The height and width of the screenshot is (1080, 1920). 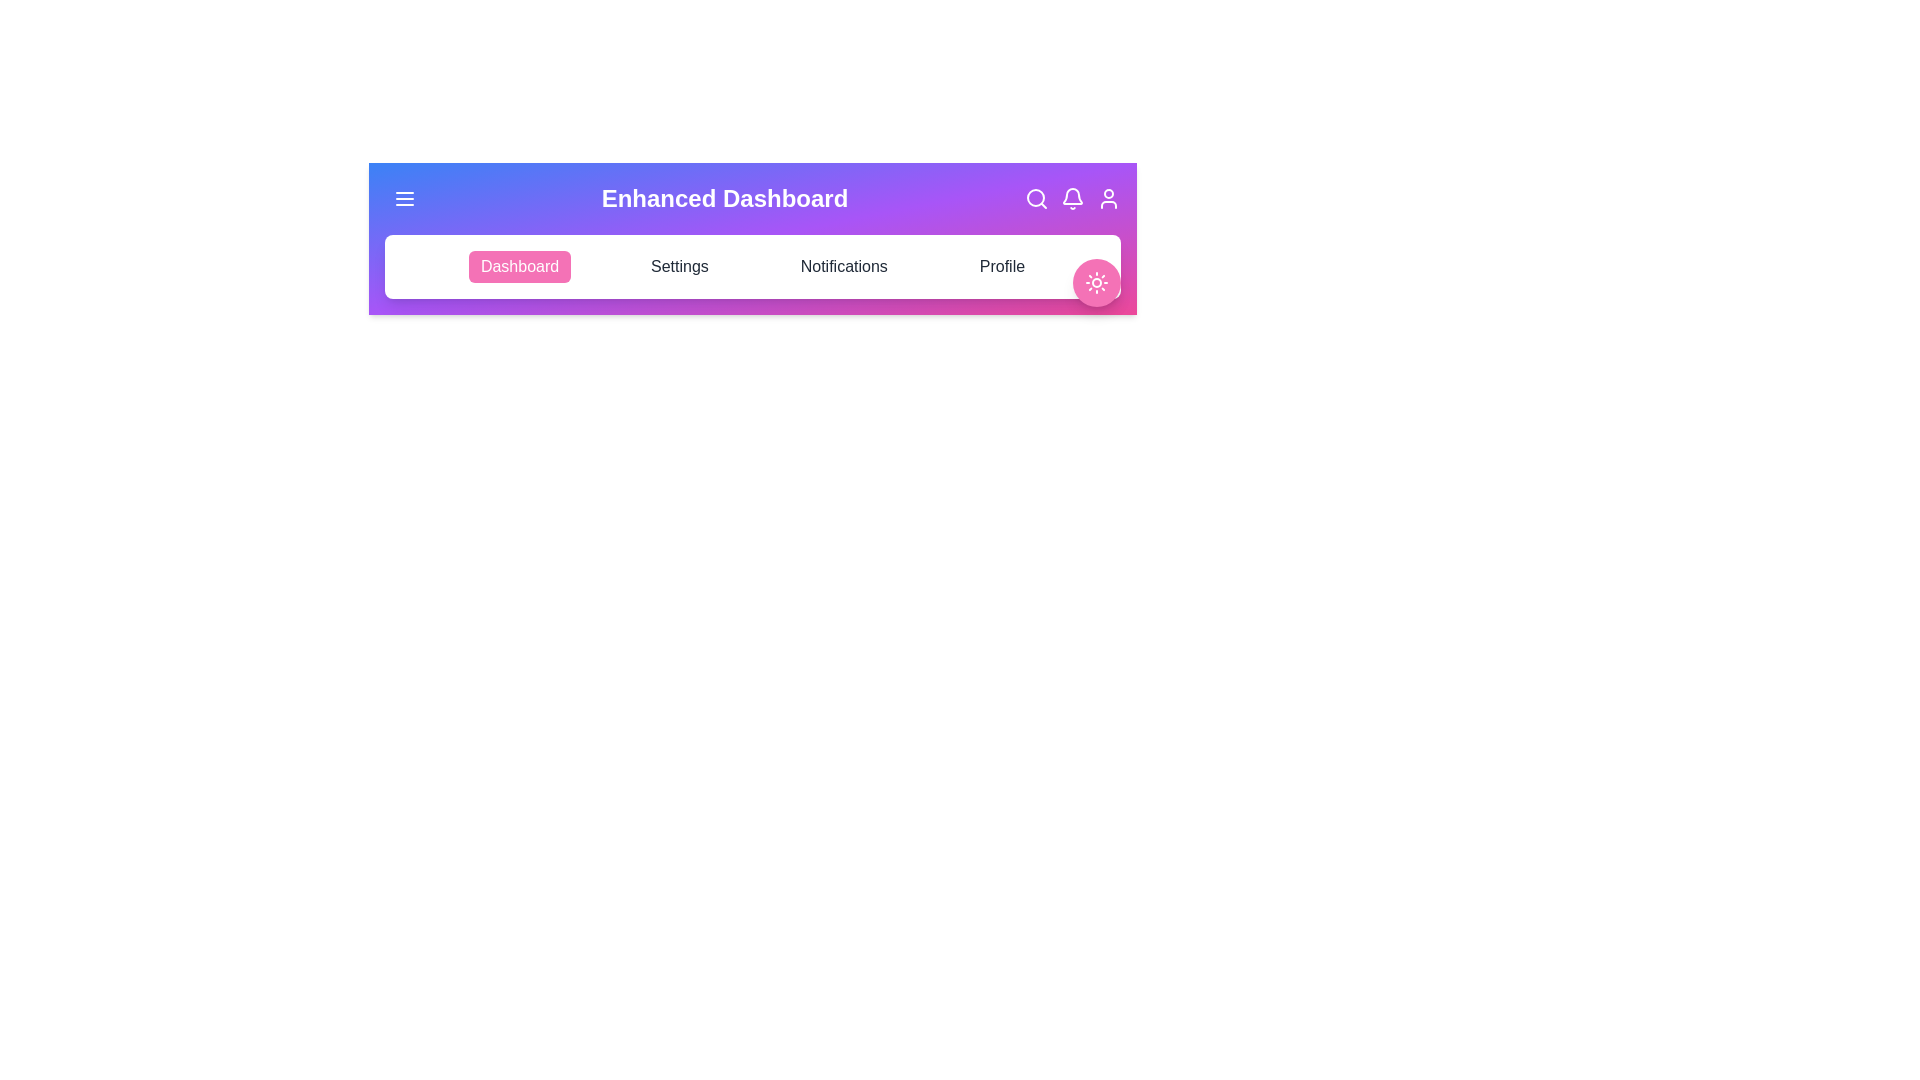 I want to click on the floating sun icon at the bottom-right corner, so click(x=1096, y=282).